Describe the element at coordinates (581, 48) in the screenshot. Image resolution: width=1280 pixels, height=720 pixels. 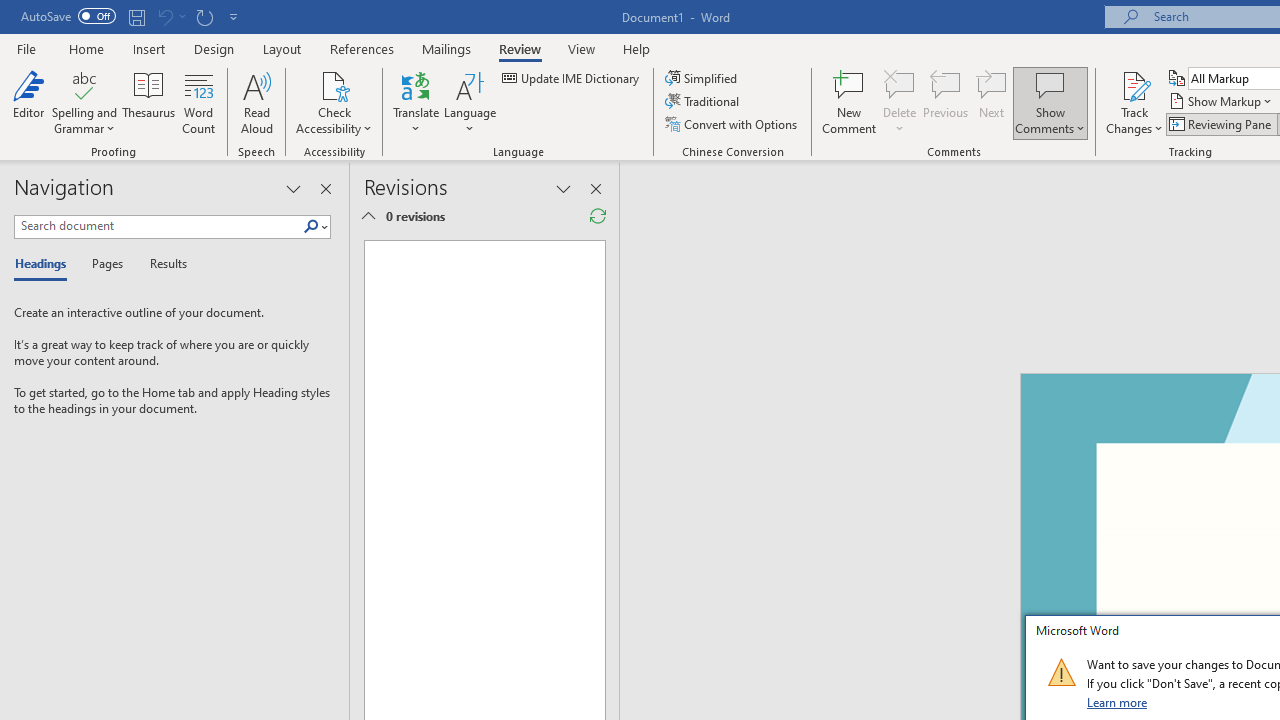
I see `'View'` at that location.